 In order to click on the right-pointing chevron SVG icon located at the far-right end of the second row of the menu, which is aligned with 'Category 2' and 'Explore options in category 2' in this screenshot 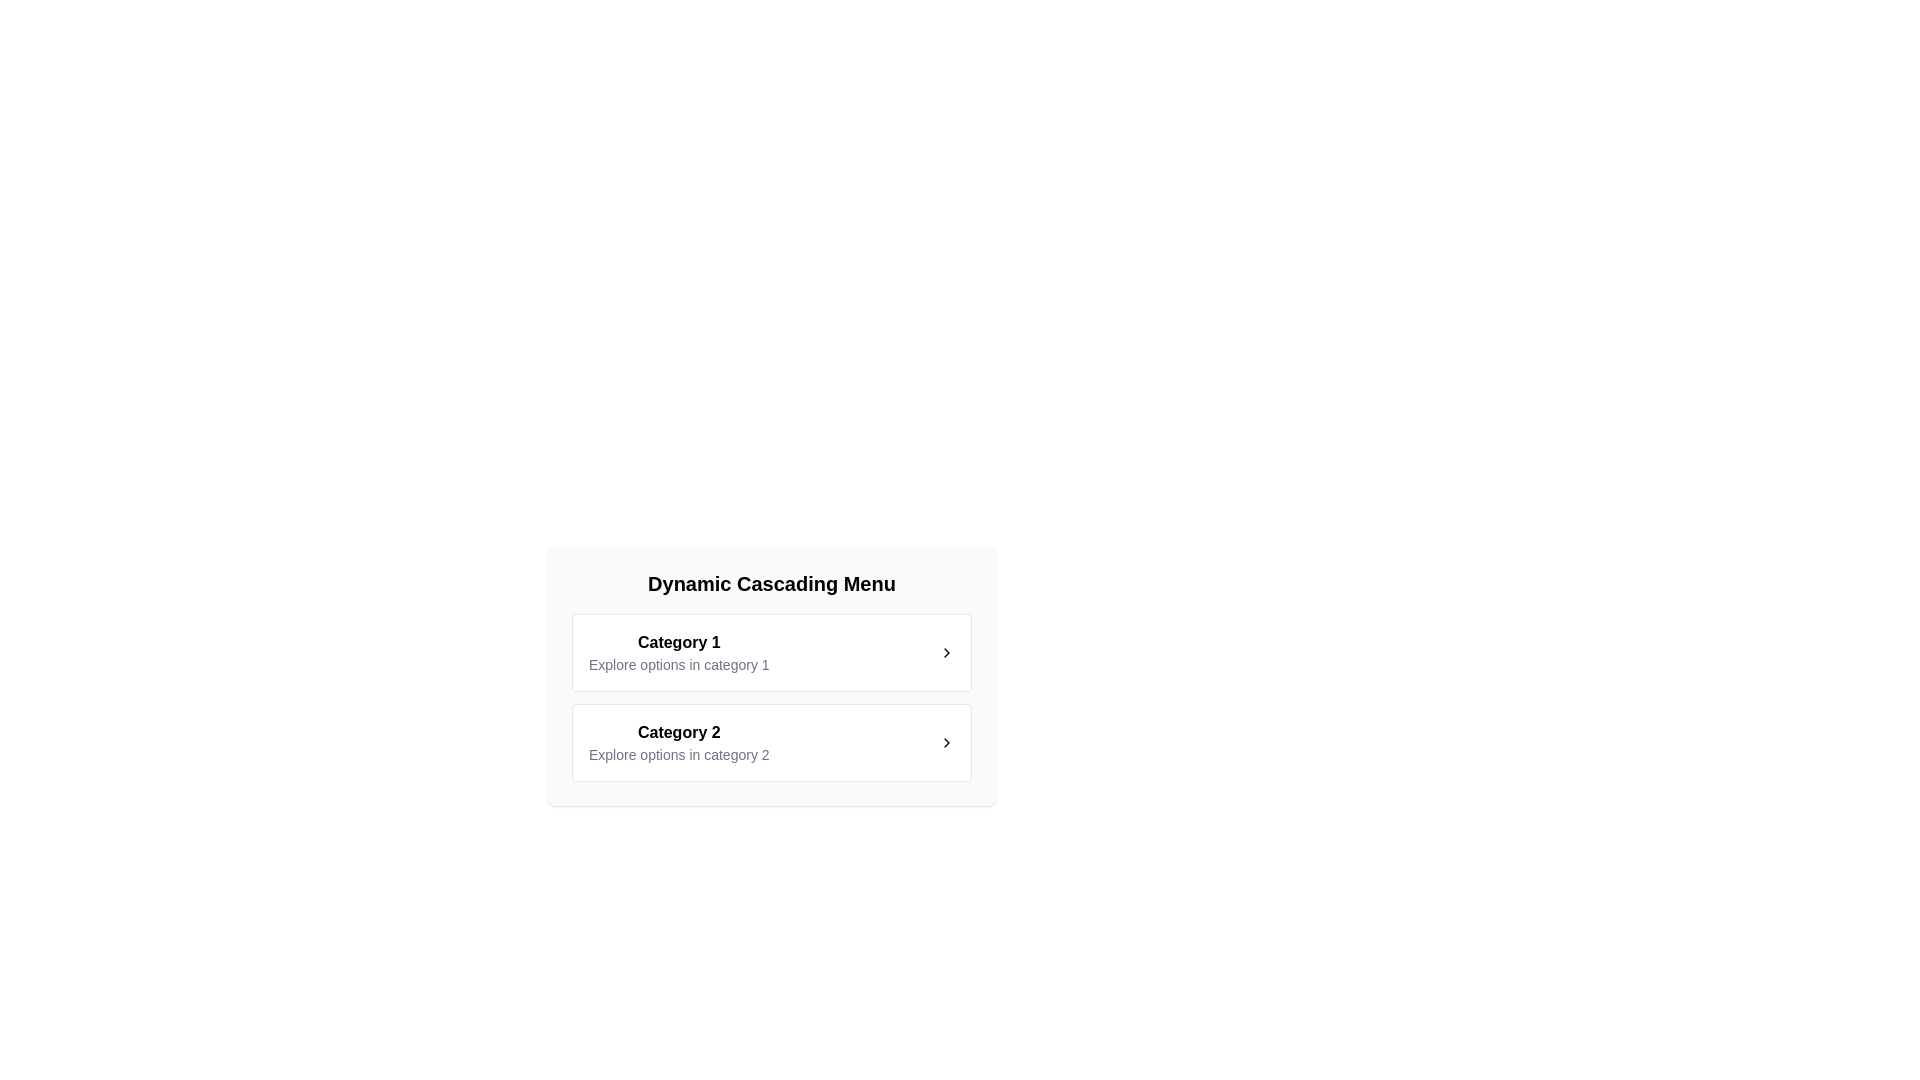, I will do `click(945, 743)`.